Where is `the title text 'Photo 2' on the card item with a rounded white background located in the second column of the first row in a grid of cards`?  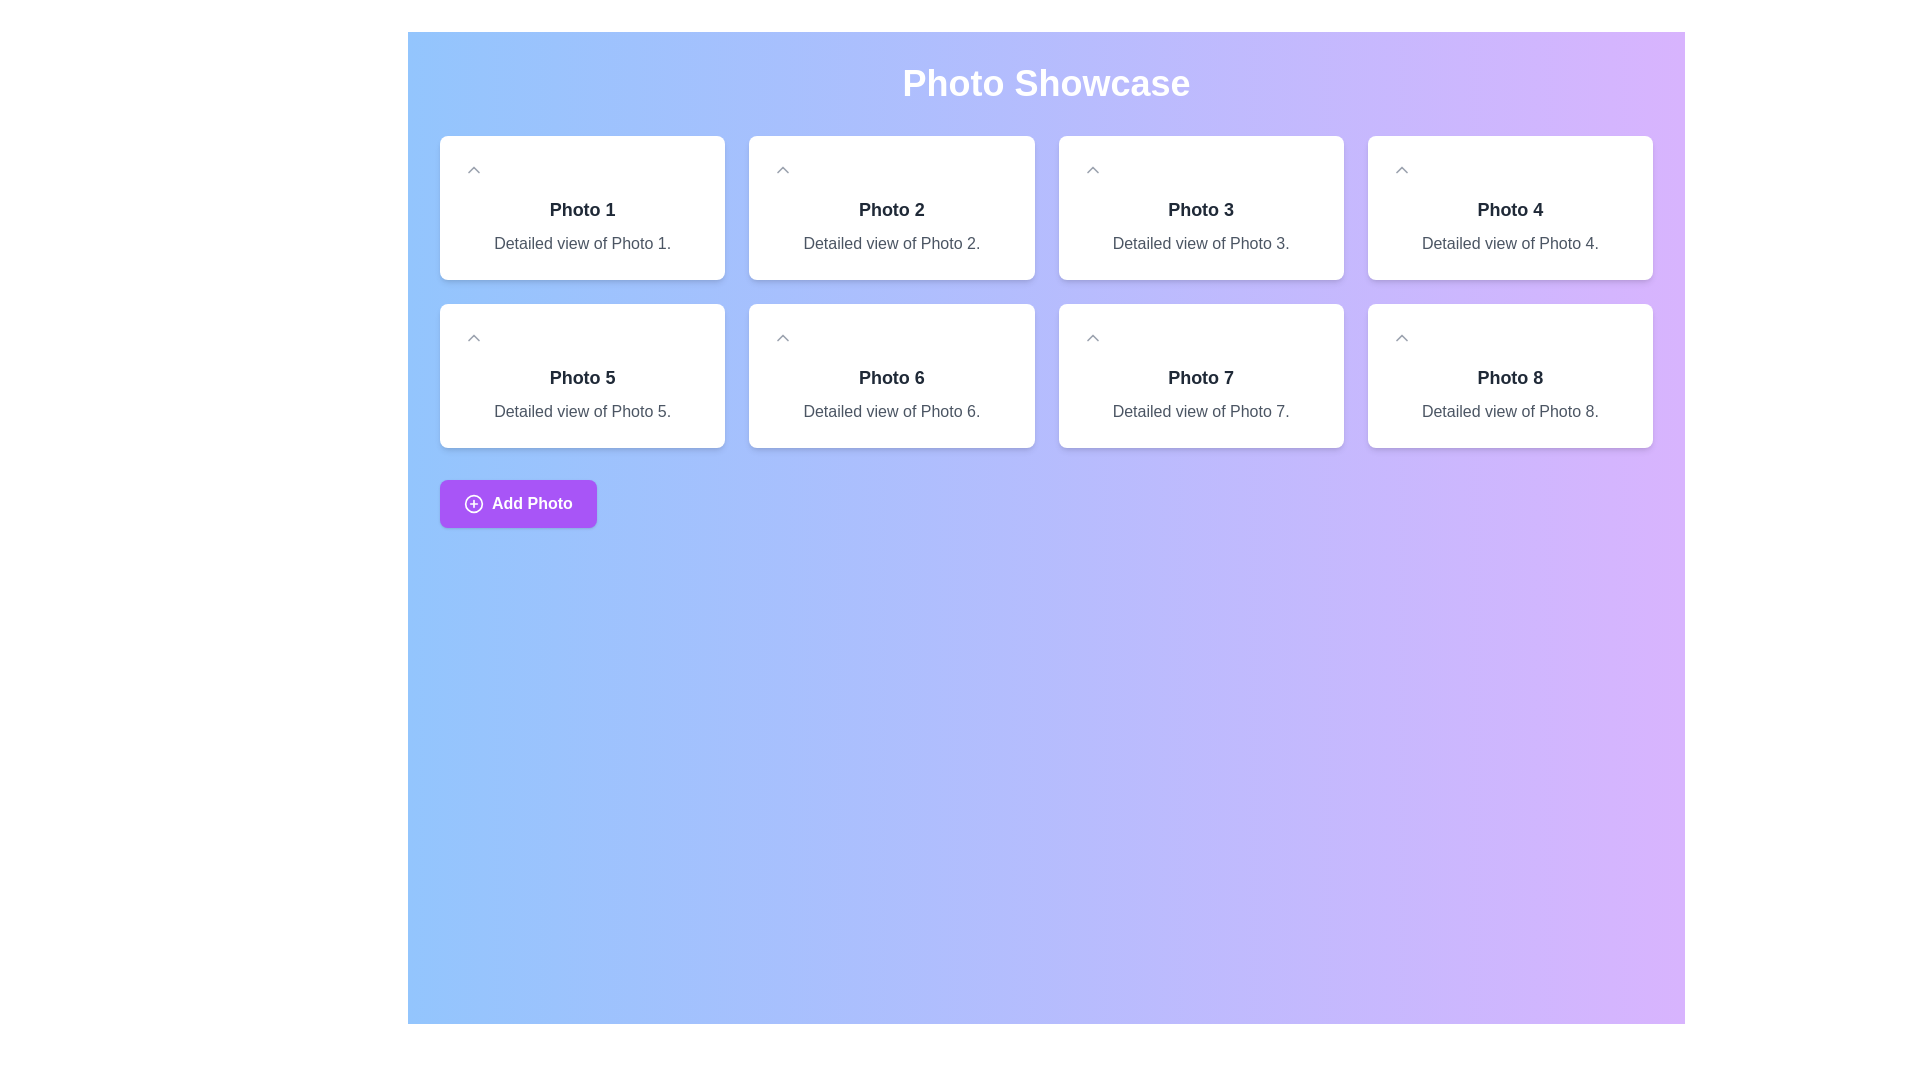 the title text 'Photo 2' on the card item with a rounded white background located in the second column of the first row in a grid of cards is located at coordinates (890, 208).